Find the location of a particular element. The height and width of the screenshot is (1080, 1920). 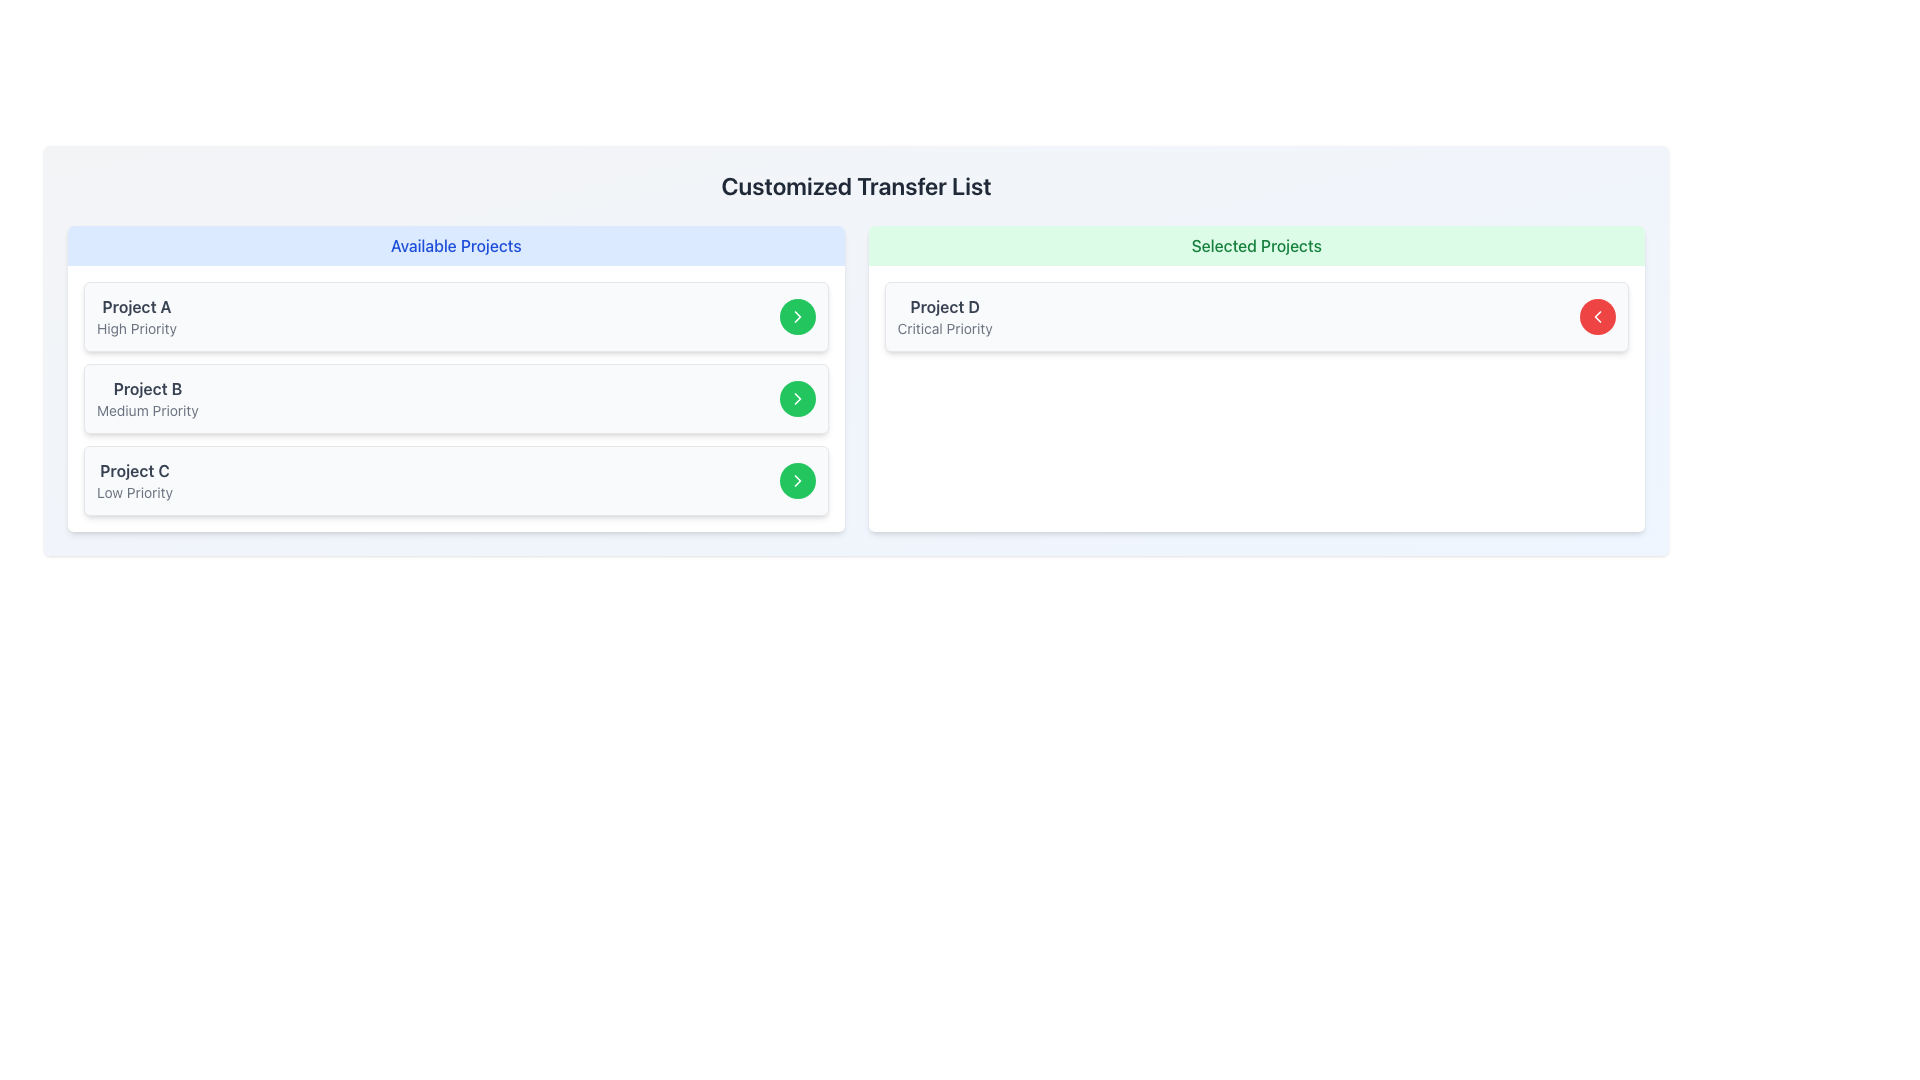

the informational Text Label displaying 'Project C' with 'Low Priority', located as the third card in the 'Available Projects' list is located at coordinates (133, 481).